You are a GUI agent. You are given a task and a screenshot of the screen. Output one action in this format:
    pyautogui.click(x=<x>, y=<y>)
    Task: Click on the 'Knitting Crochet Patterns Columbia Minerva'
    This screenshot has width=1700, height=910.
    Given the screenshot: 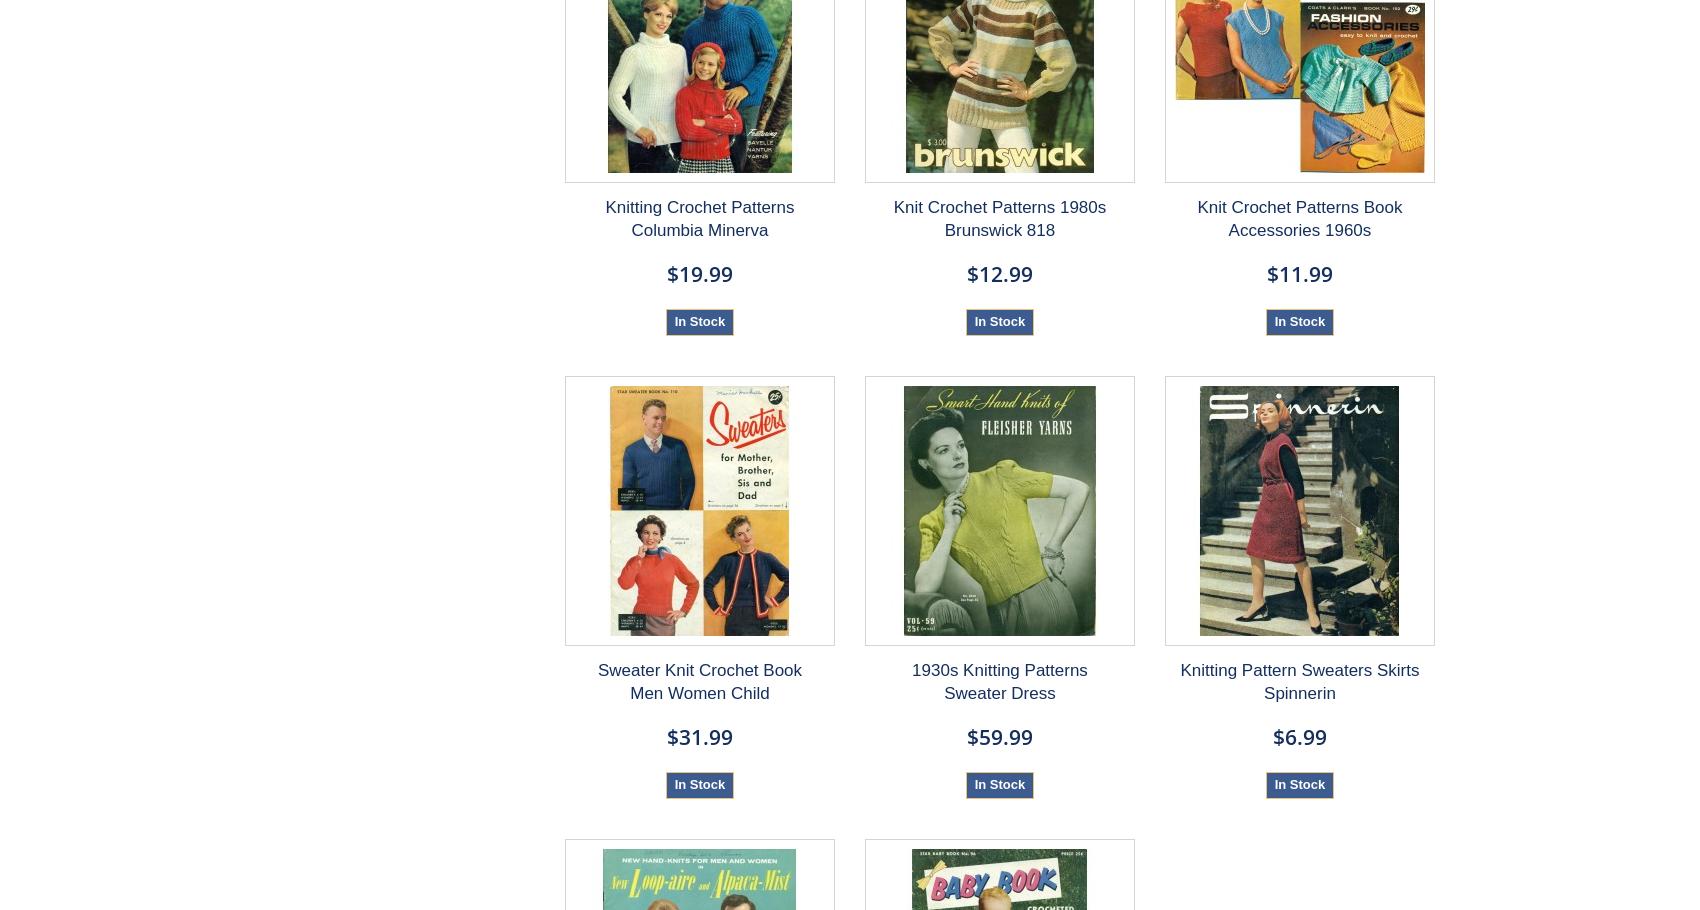 What is the action you would take?
    pyautogui.click(x=699, y=217)
    